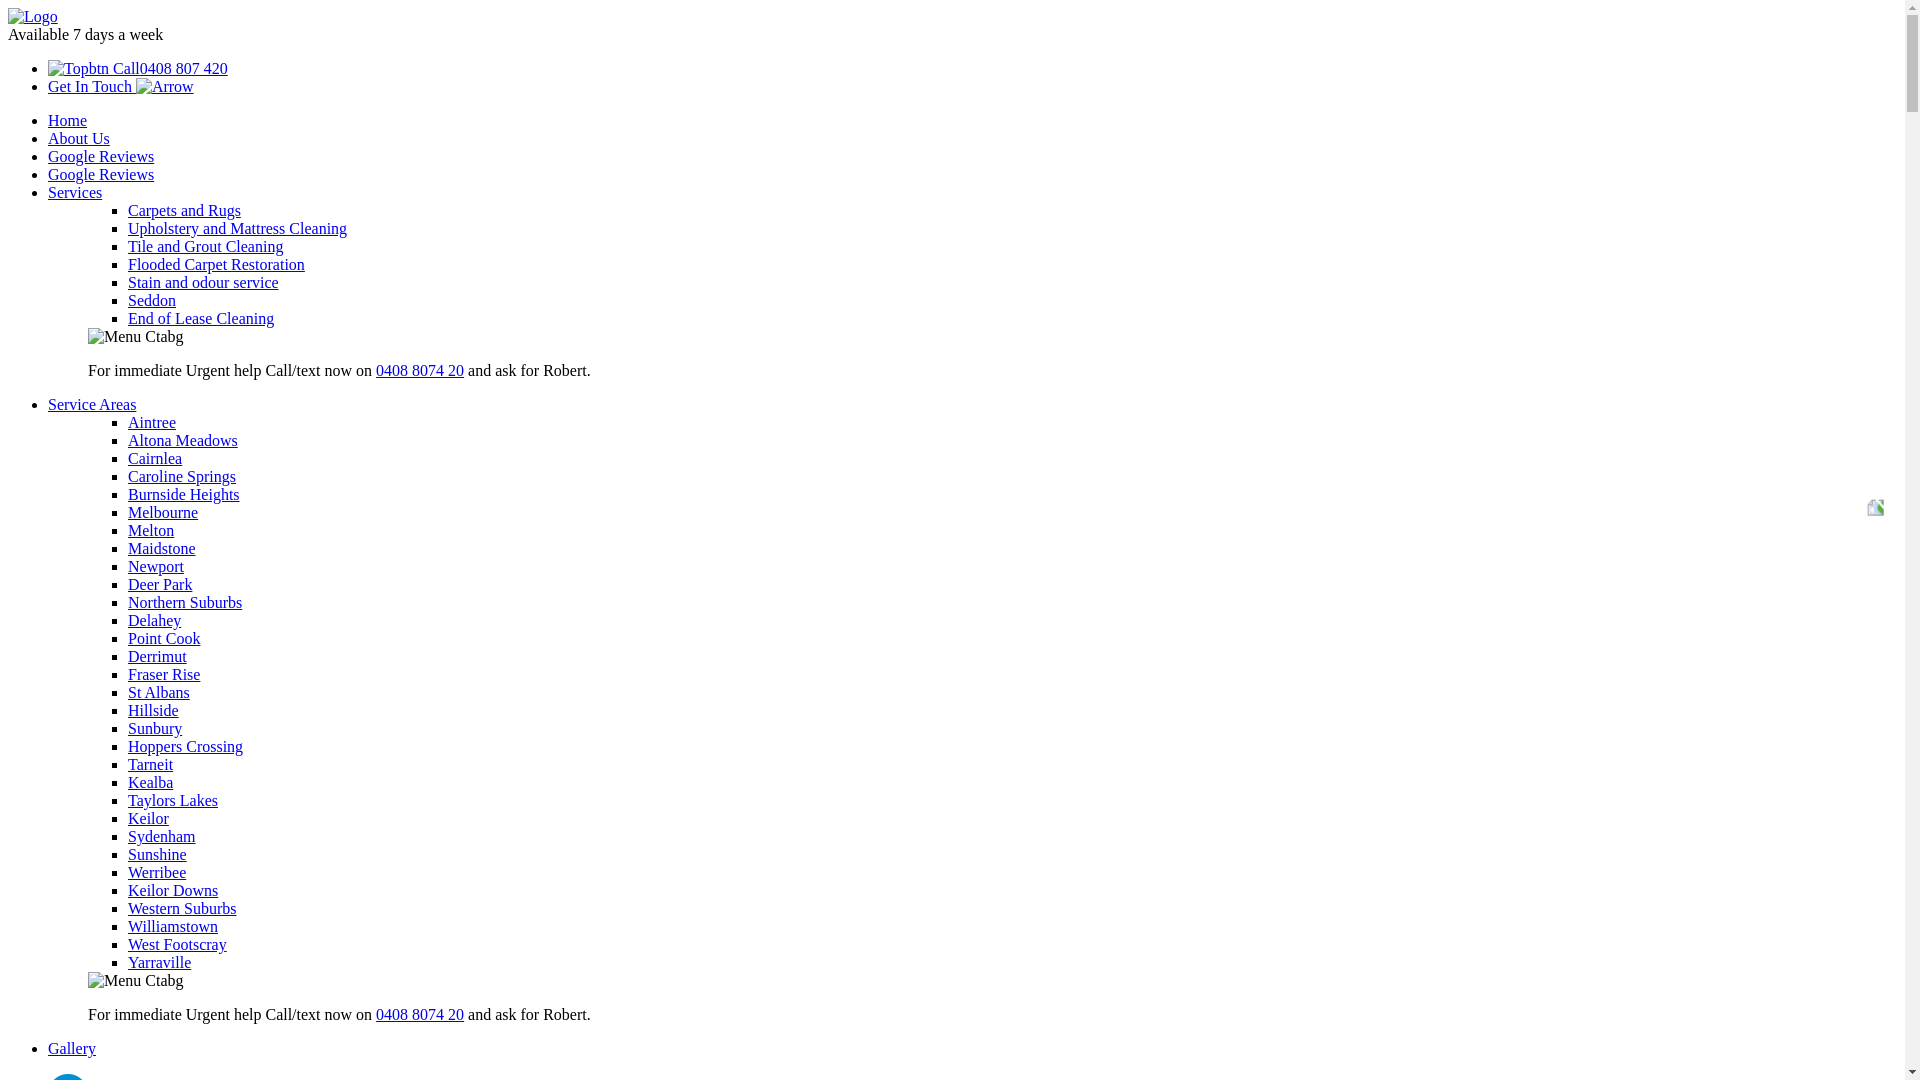  What do you see at coordinates (48, 173) in the screenshot?
I see `'Google Reviews'` at bounding box center [48, 173].